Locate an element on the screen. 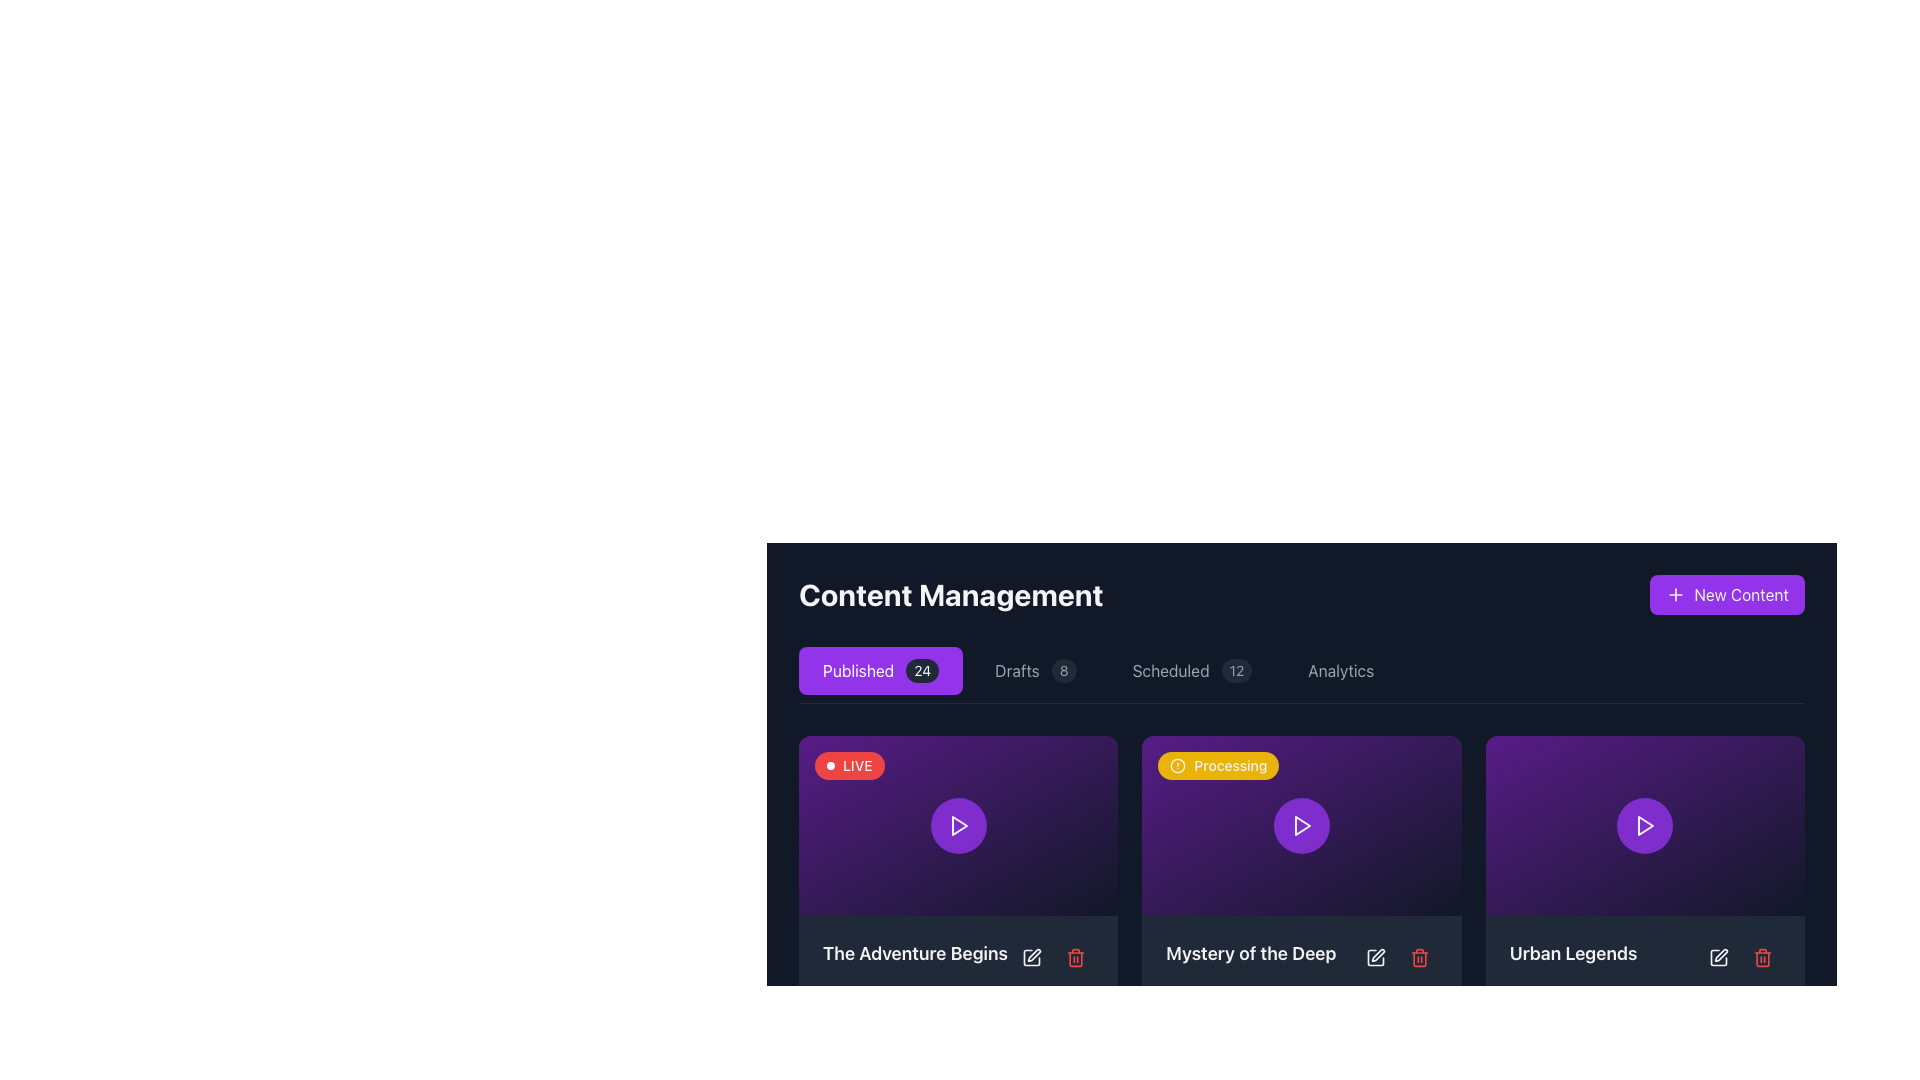  the decorative outline of the square-pen icon to initiate an edit action for the 'Urban Legends' content is located at coordinates (1717, 955).